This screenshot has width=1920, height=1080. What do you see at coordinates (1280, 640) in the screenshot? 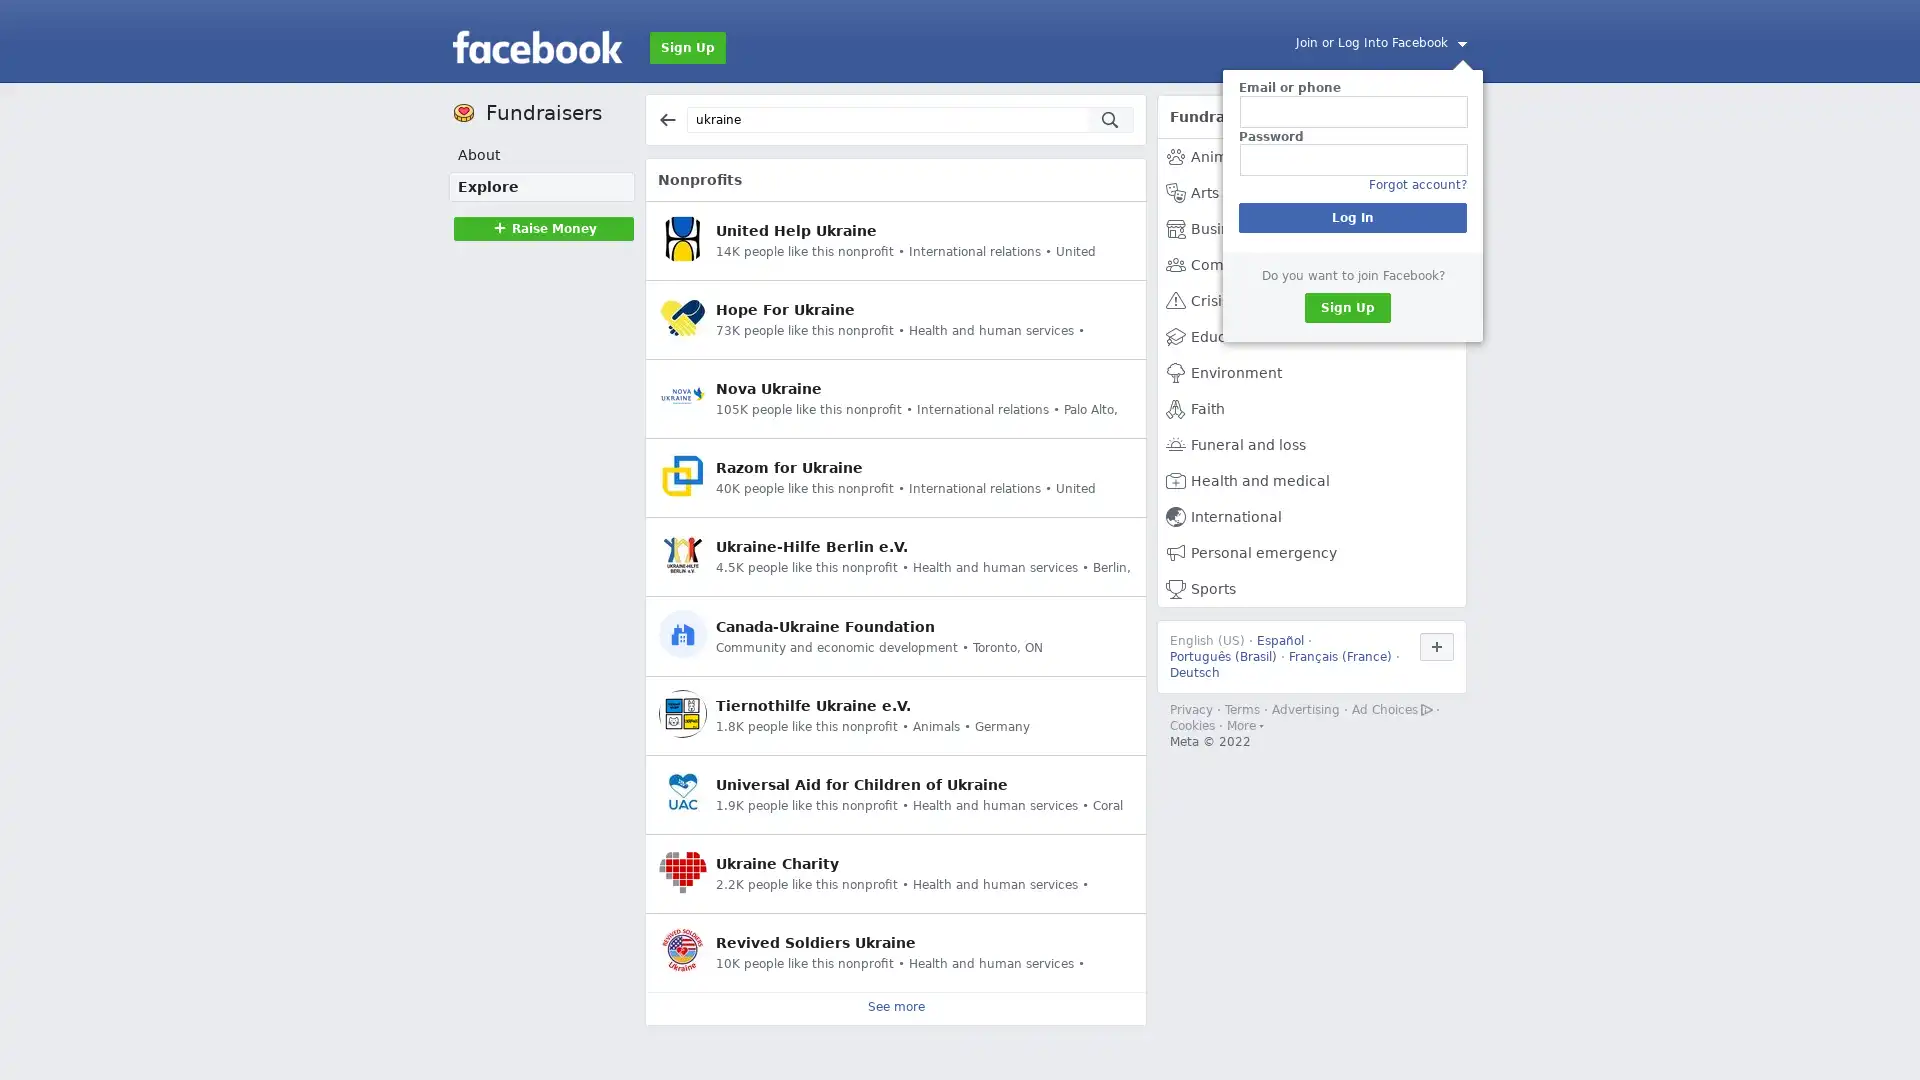
I see `Espanol` at bounding box center [1280, 640].